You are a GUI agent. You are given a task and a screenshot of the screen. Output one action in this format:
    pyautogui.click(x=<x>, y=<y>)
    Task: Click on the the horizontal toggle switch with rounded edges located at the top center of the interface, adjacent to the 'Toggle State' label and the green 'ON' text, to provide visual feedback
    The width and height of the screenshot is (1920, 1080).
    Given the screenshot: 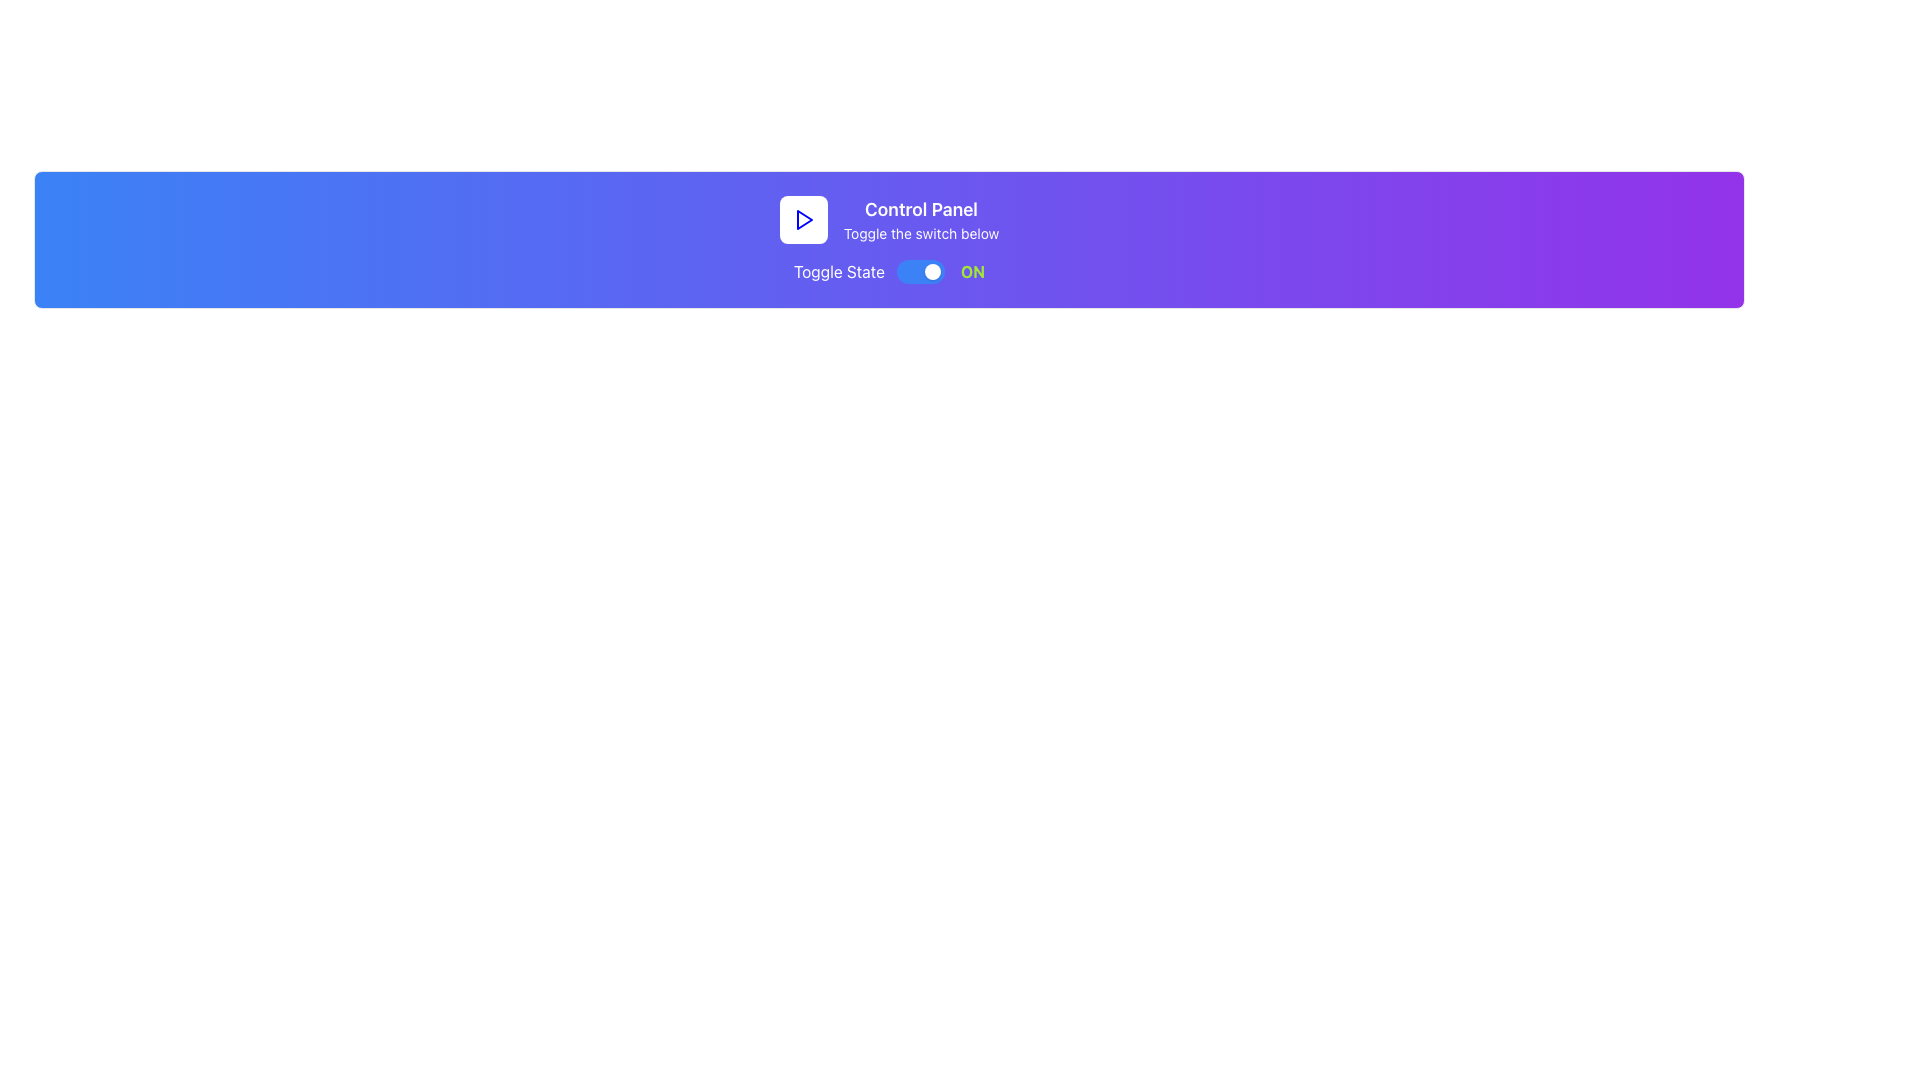 What is the action you would take?
    pyautogui.click(x=920, y=272)
    